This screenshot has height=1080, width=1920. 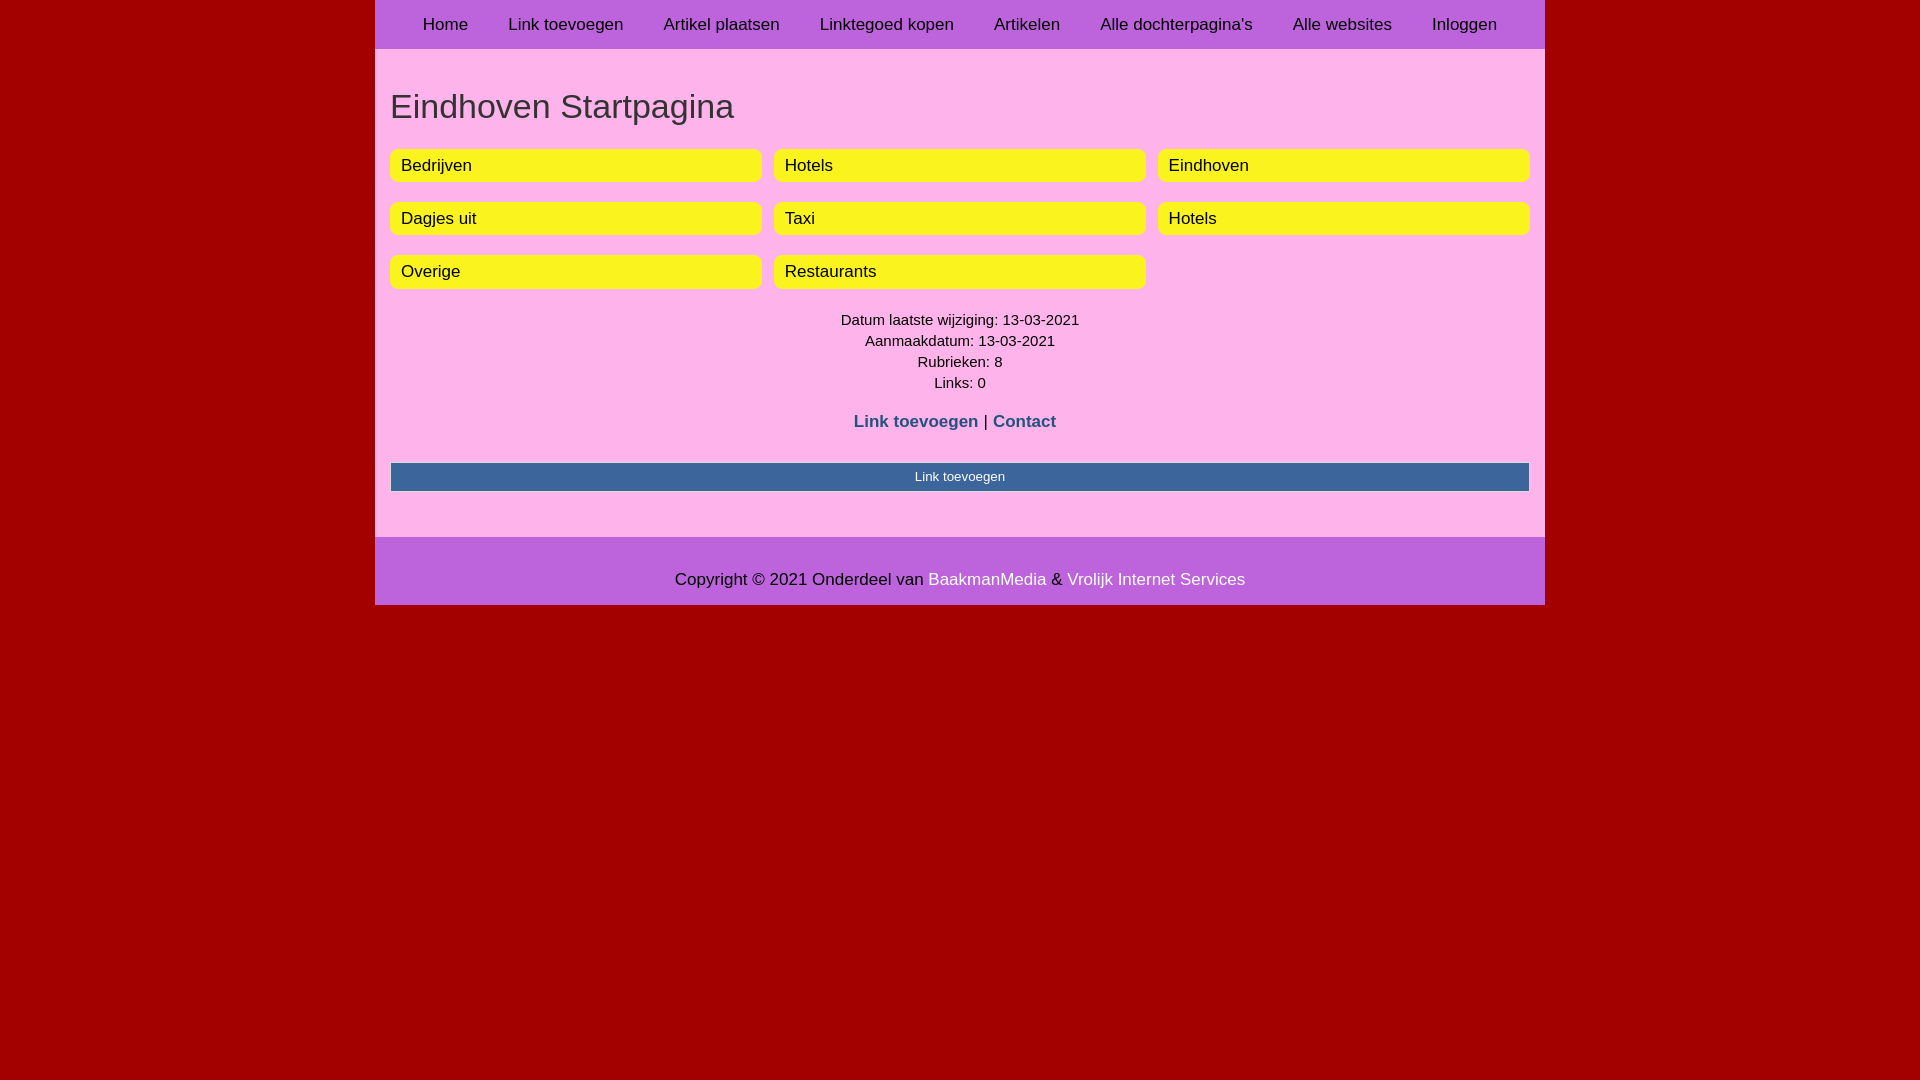 I want to click on 'Overige', so click(x=430, y=271).